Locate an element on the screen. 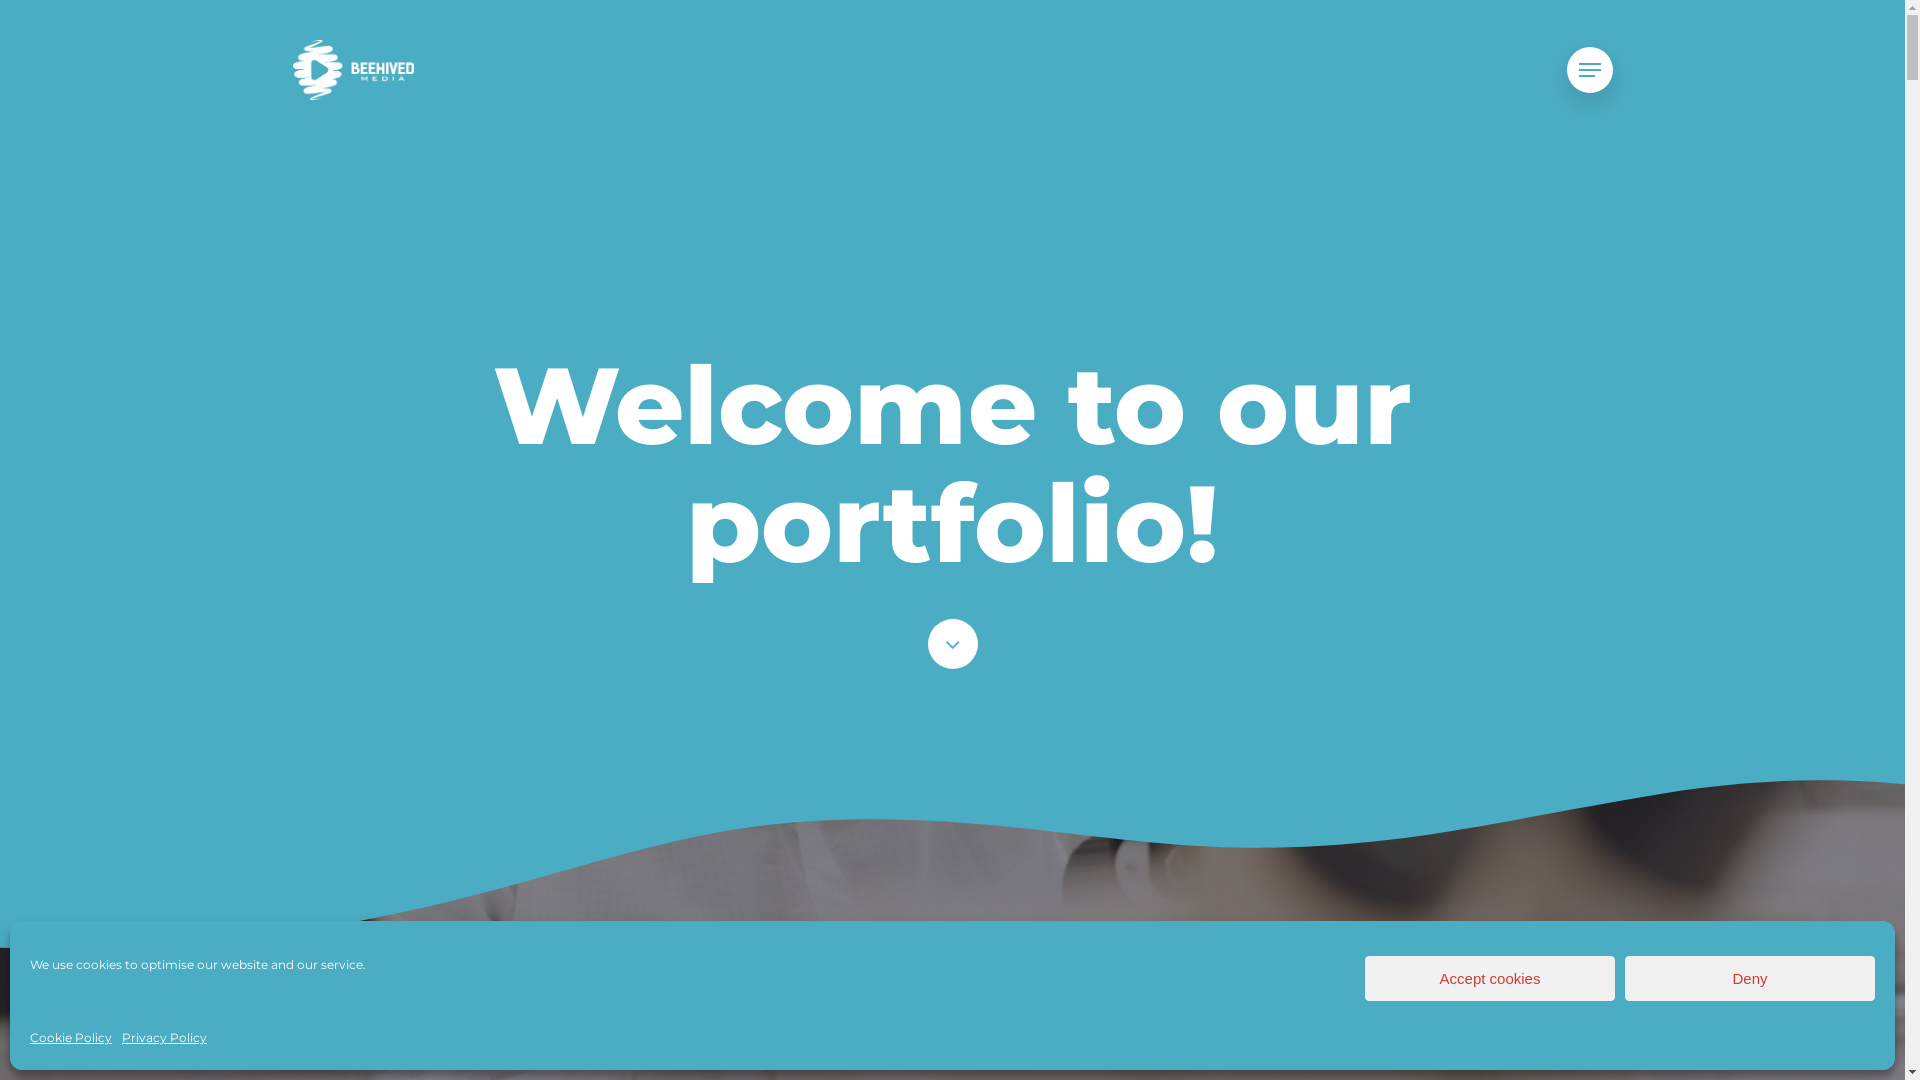 This screenshot has height=1080, width=1920. 'Cookie Policy' is located at coordinates (71, 1036).